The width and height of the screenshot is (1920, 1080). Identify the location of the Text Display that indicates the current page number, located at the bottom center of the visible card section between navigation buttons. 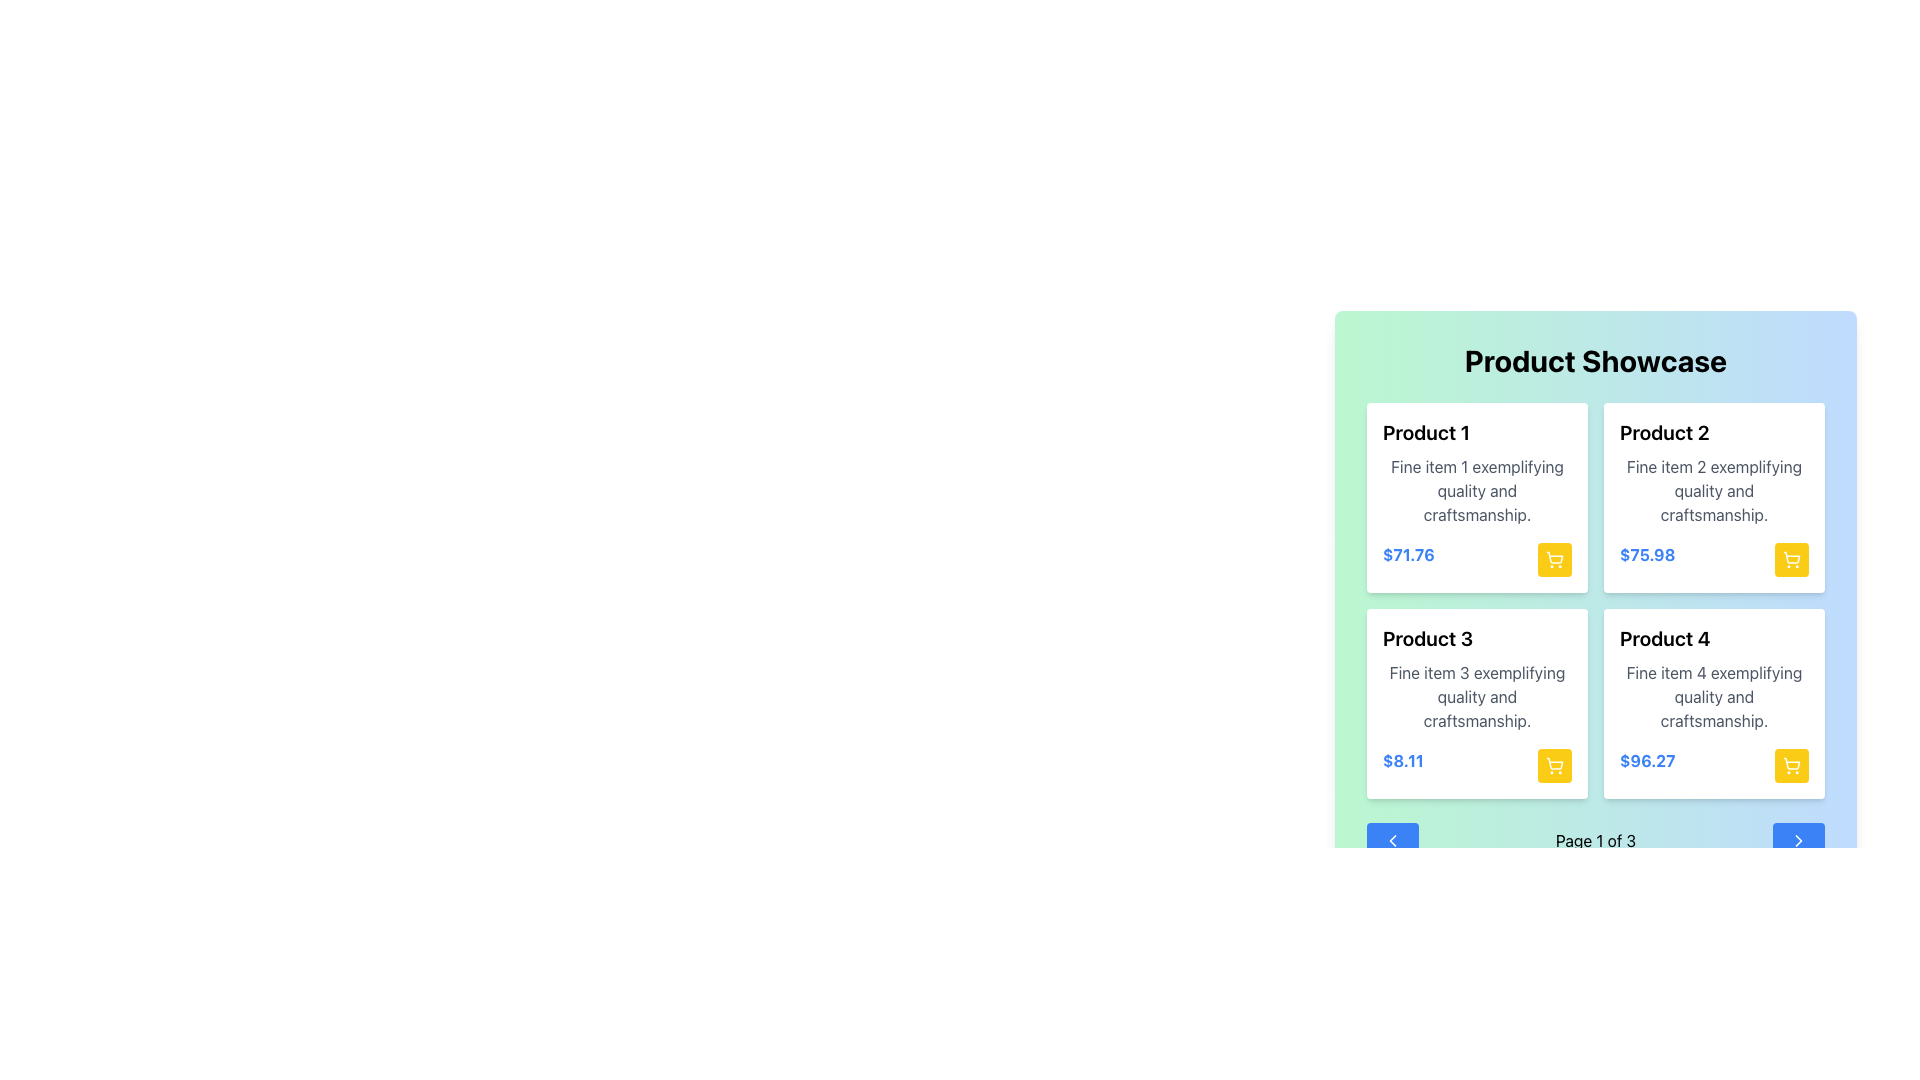
(1595, 840).